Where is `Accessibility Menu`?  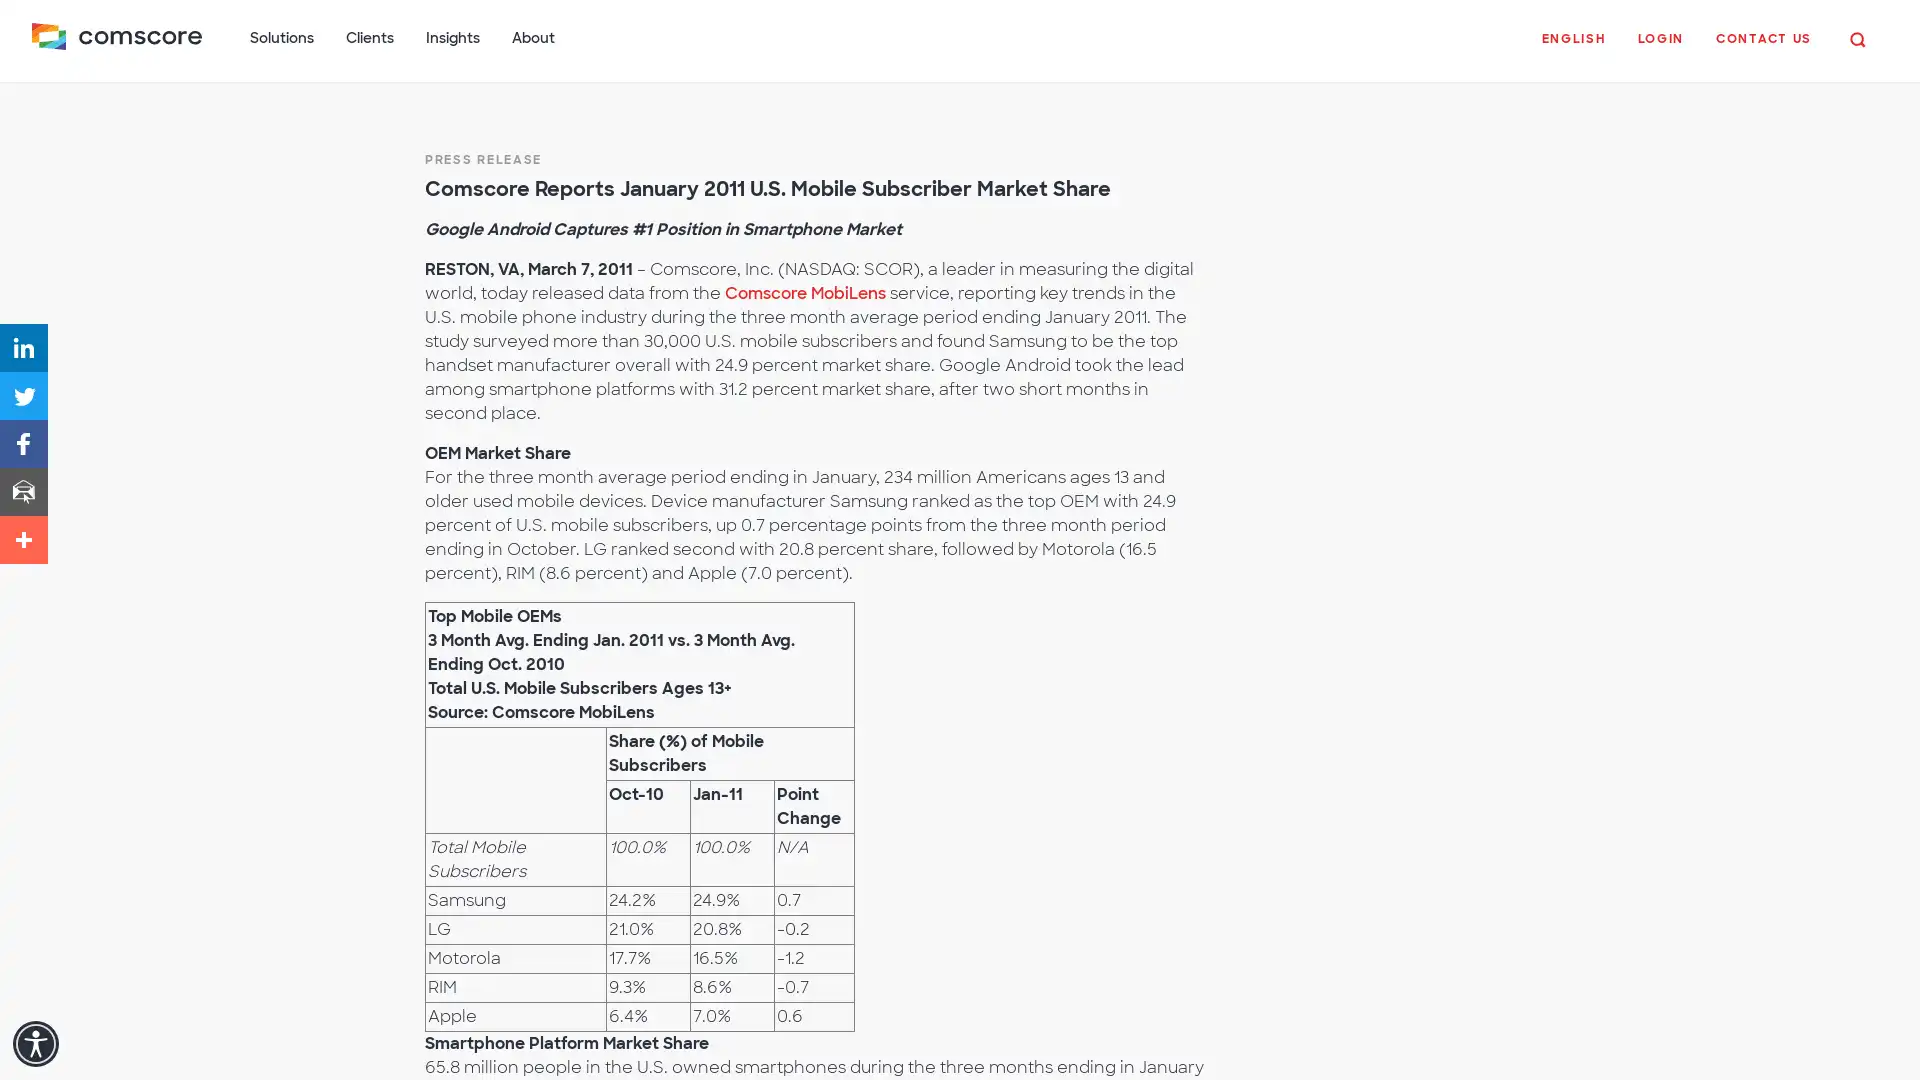
Accessibility Menu is located at coordinates (35, 1043).